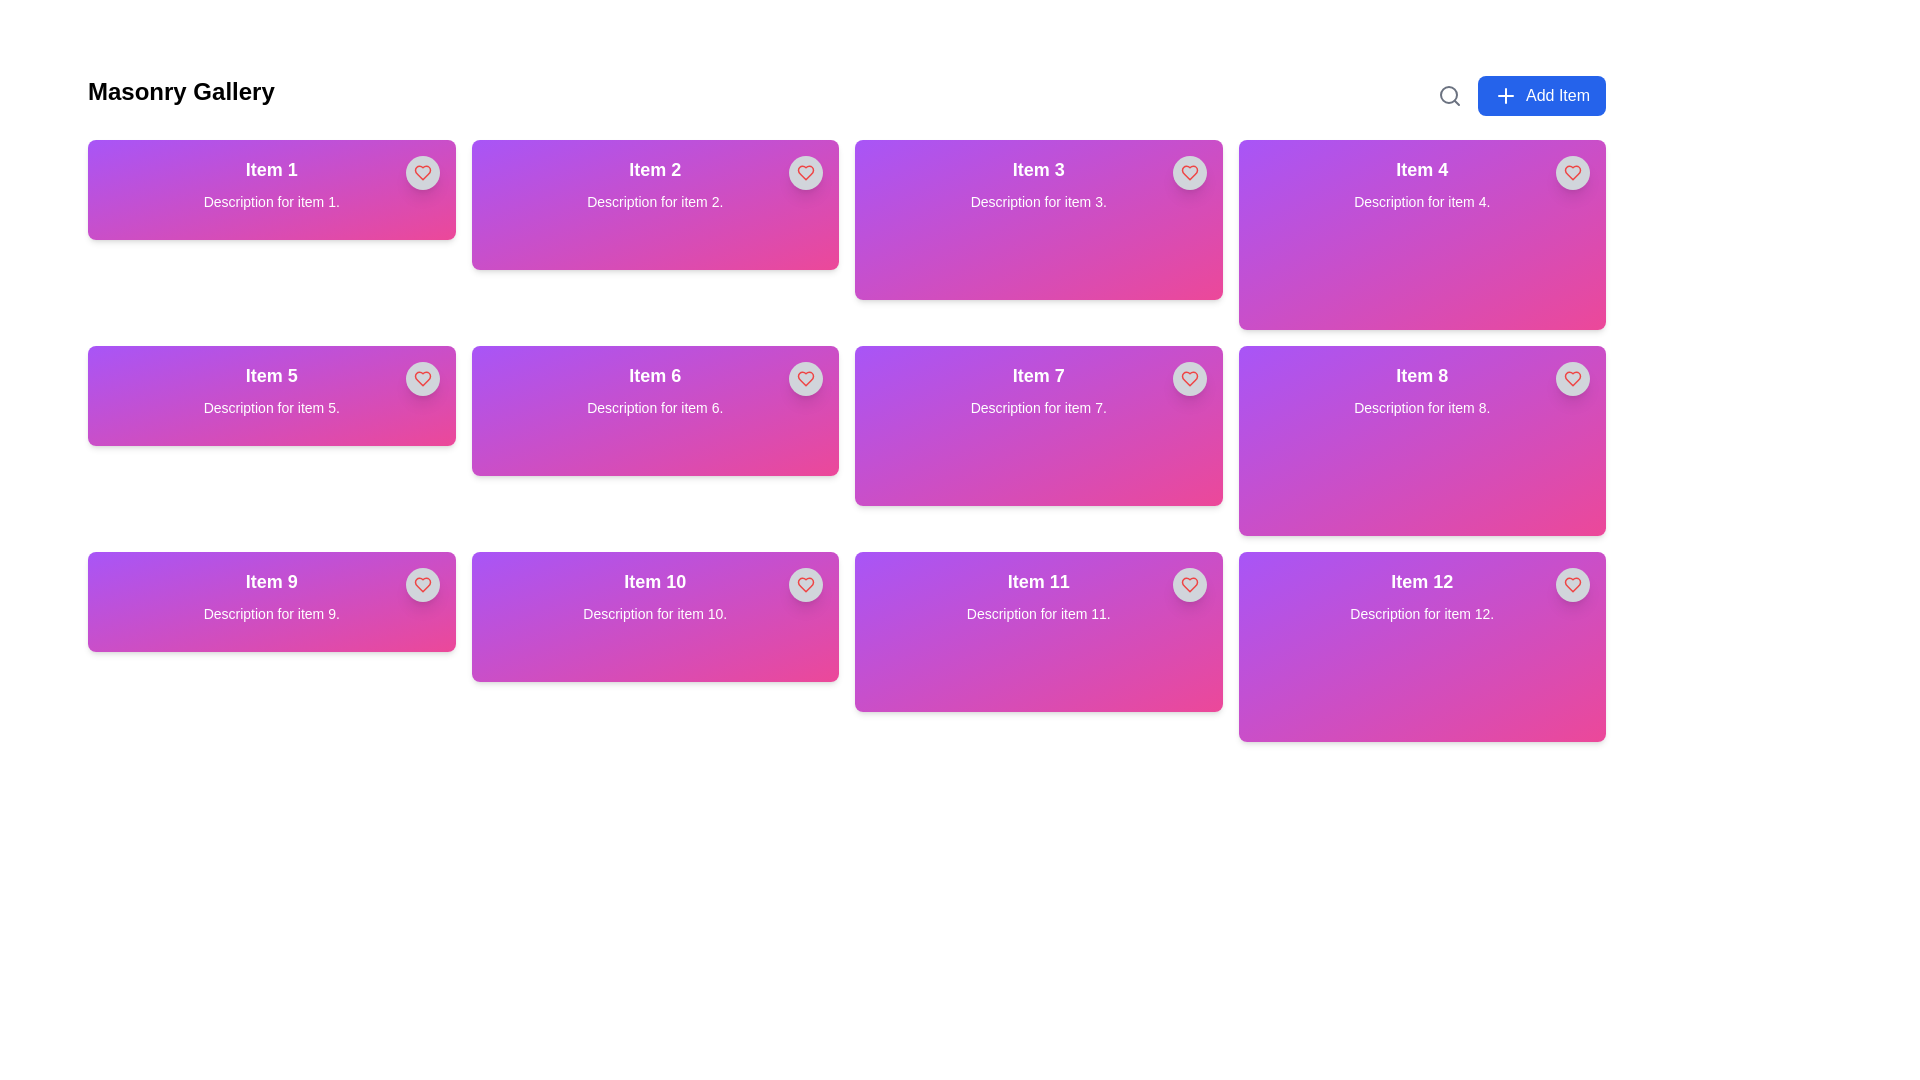  Describe the element at coordinates (1421, 582) in the screenshot. I see `text content of the title label located in the 'Item 12' card, positioned at the top left of the card in the last column of the fourth row` at that location.